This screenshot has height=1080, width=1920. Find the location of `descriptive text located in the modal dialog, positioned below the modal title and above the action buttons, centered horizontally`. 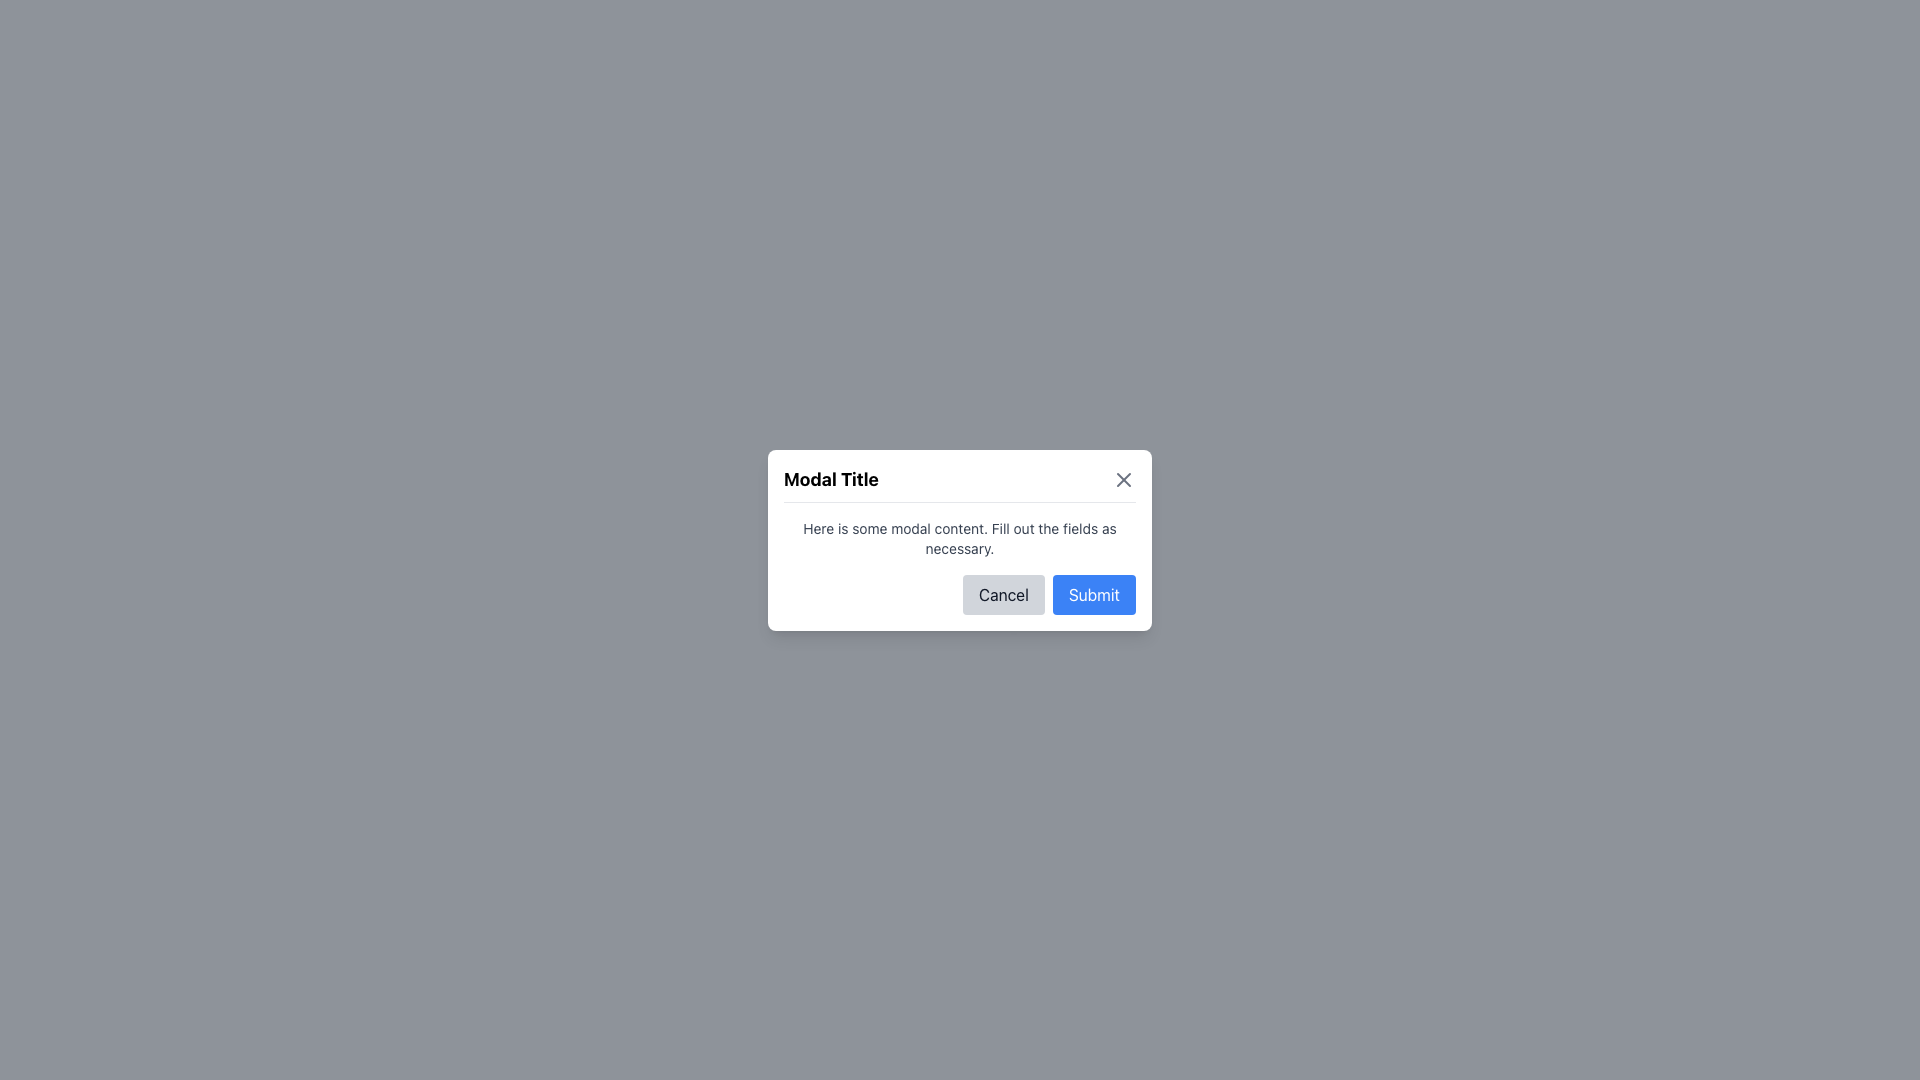

descriptive text located in the modal dialog, positioned below the modal title and above the action buttons, centered horizontally is located at coordinates (960, 536).